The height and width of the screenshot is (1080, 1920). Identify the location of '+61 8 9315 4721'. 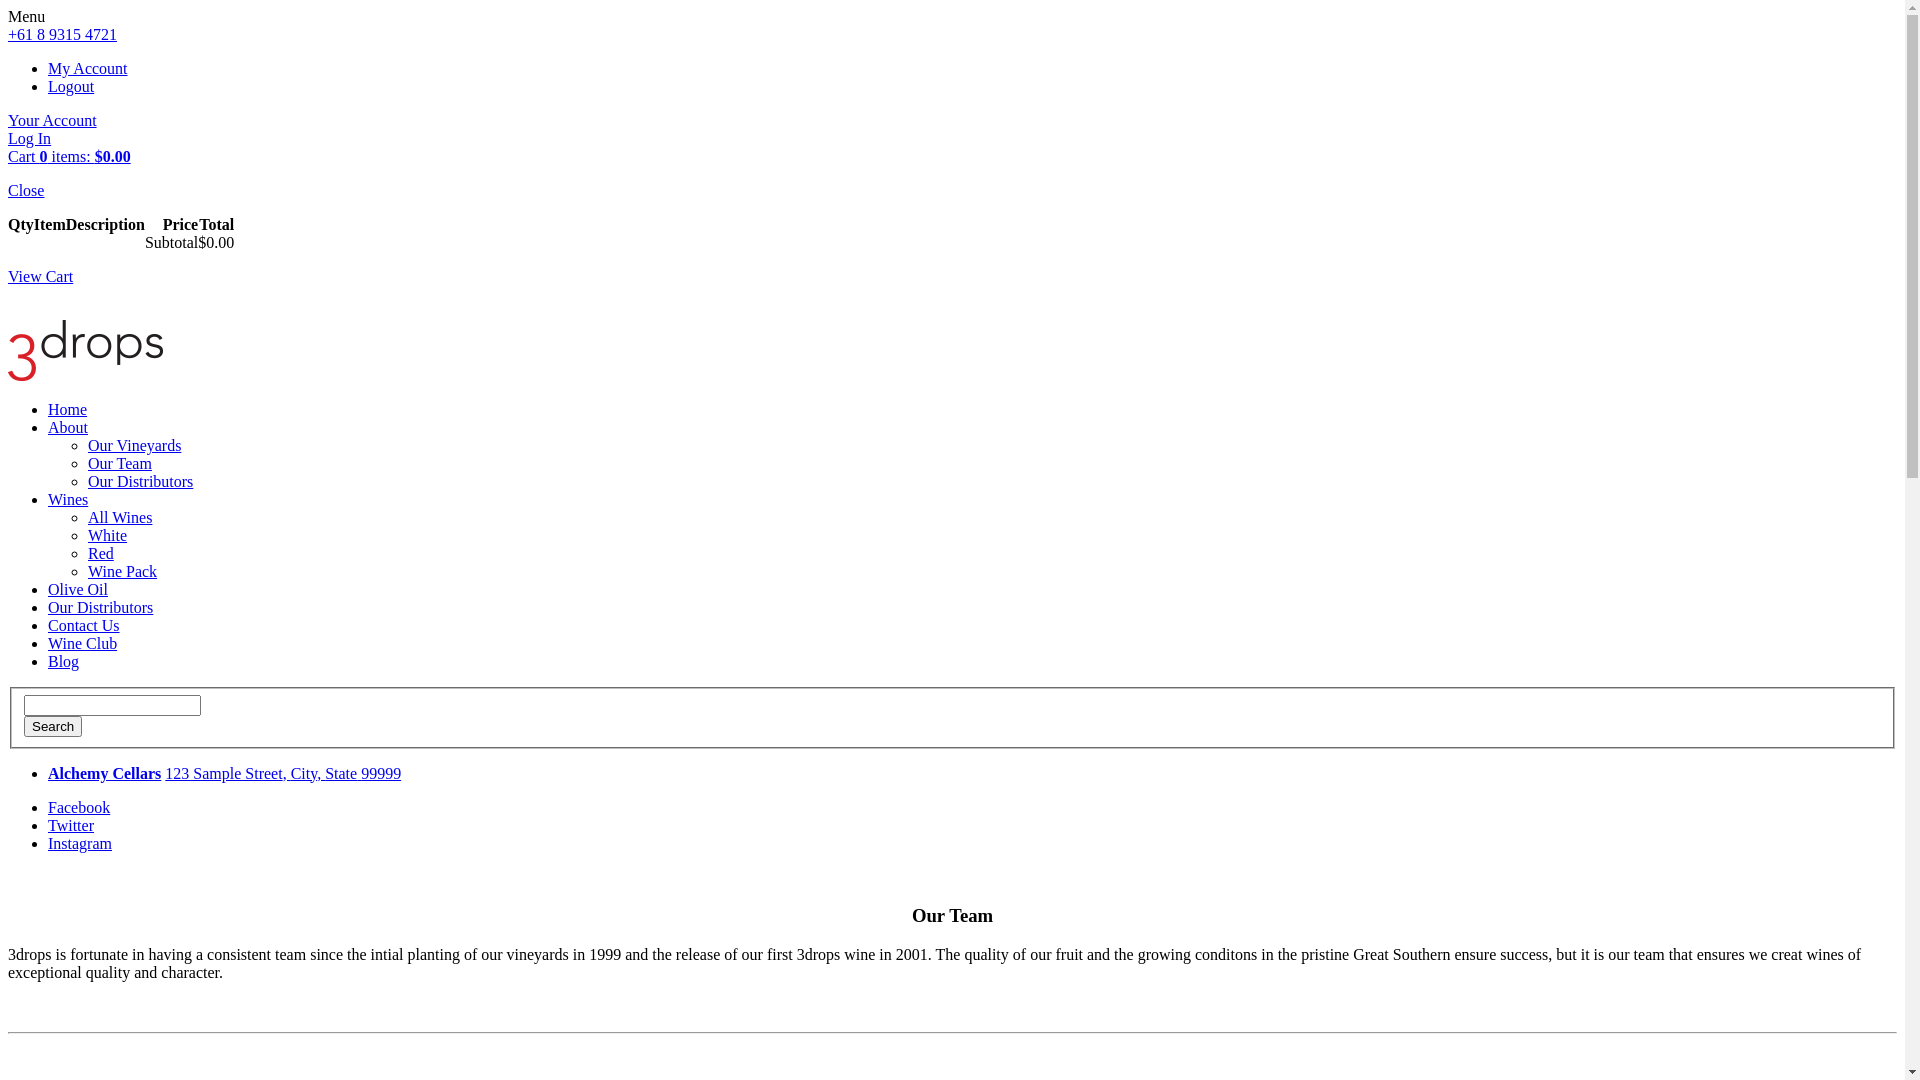
(62, 34).